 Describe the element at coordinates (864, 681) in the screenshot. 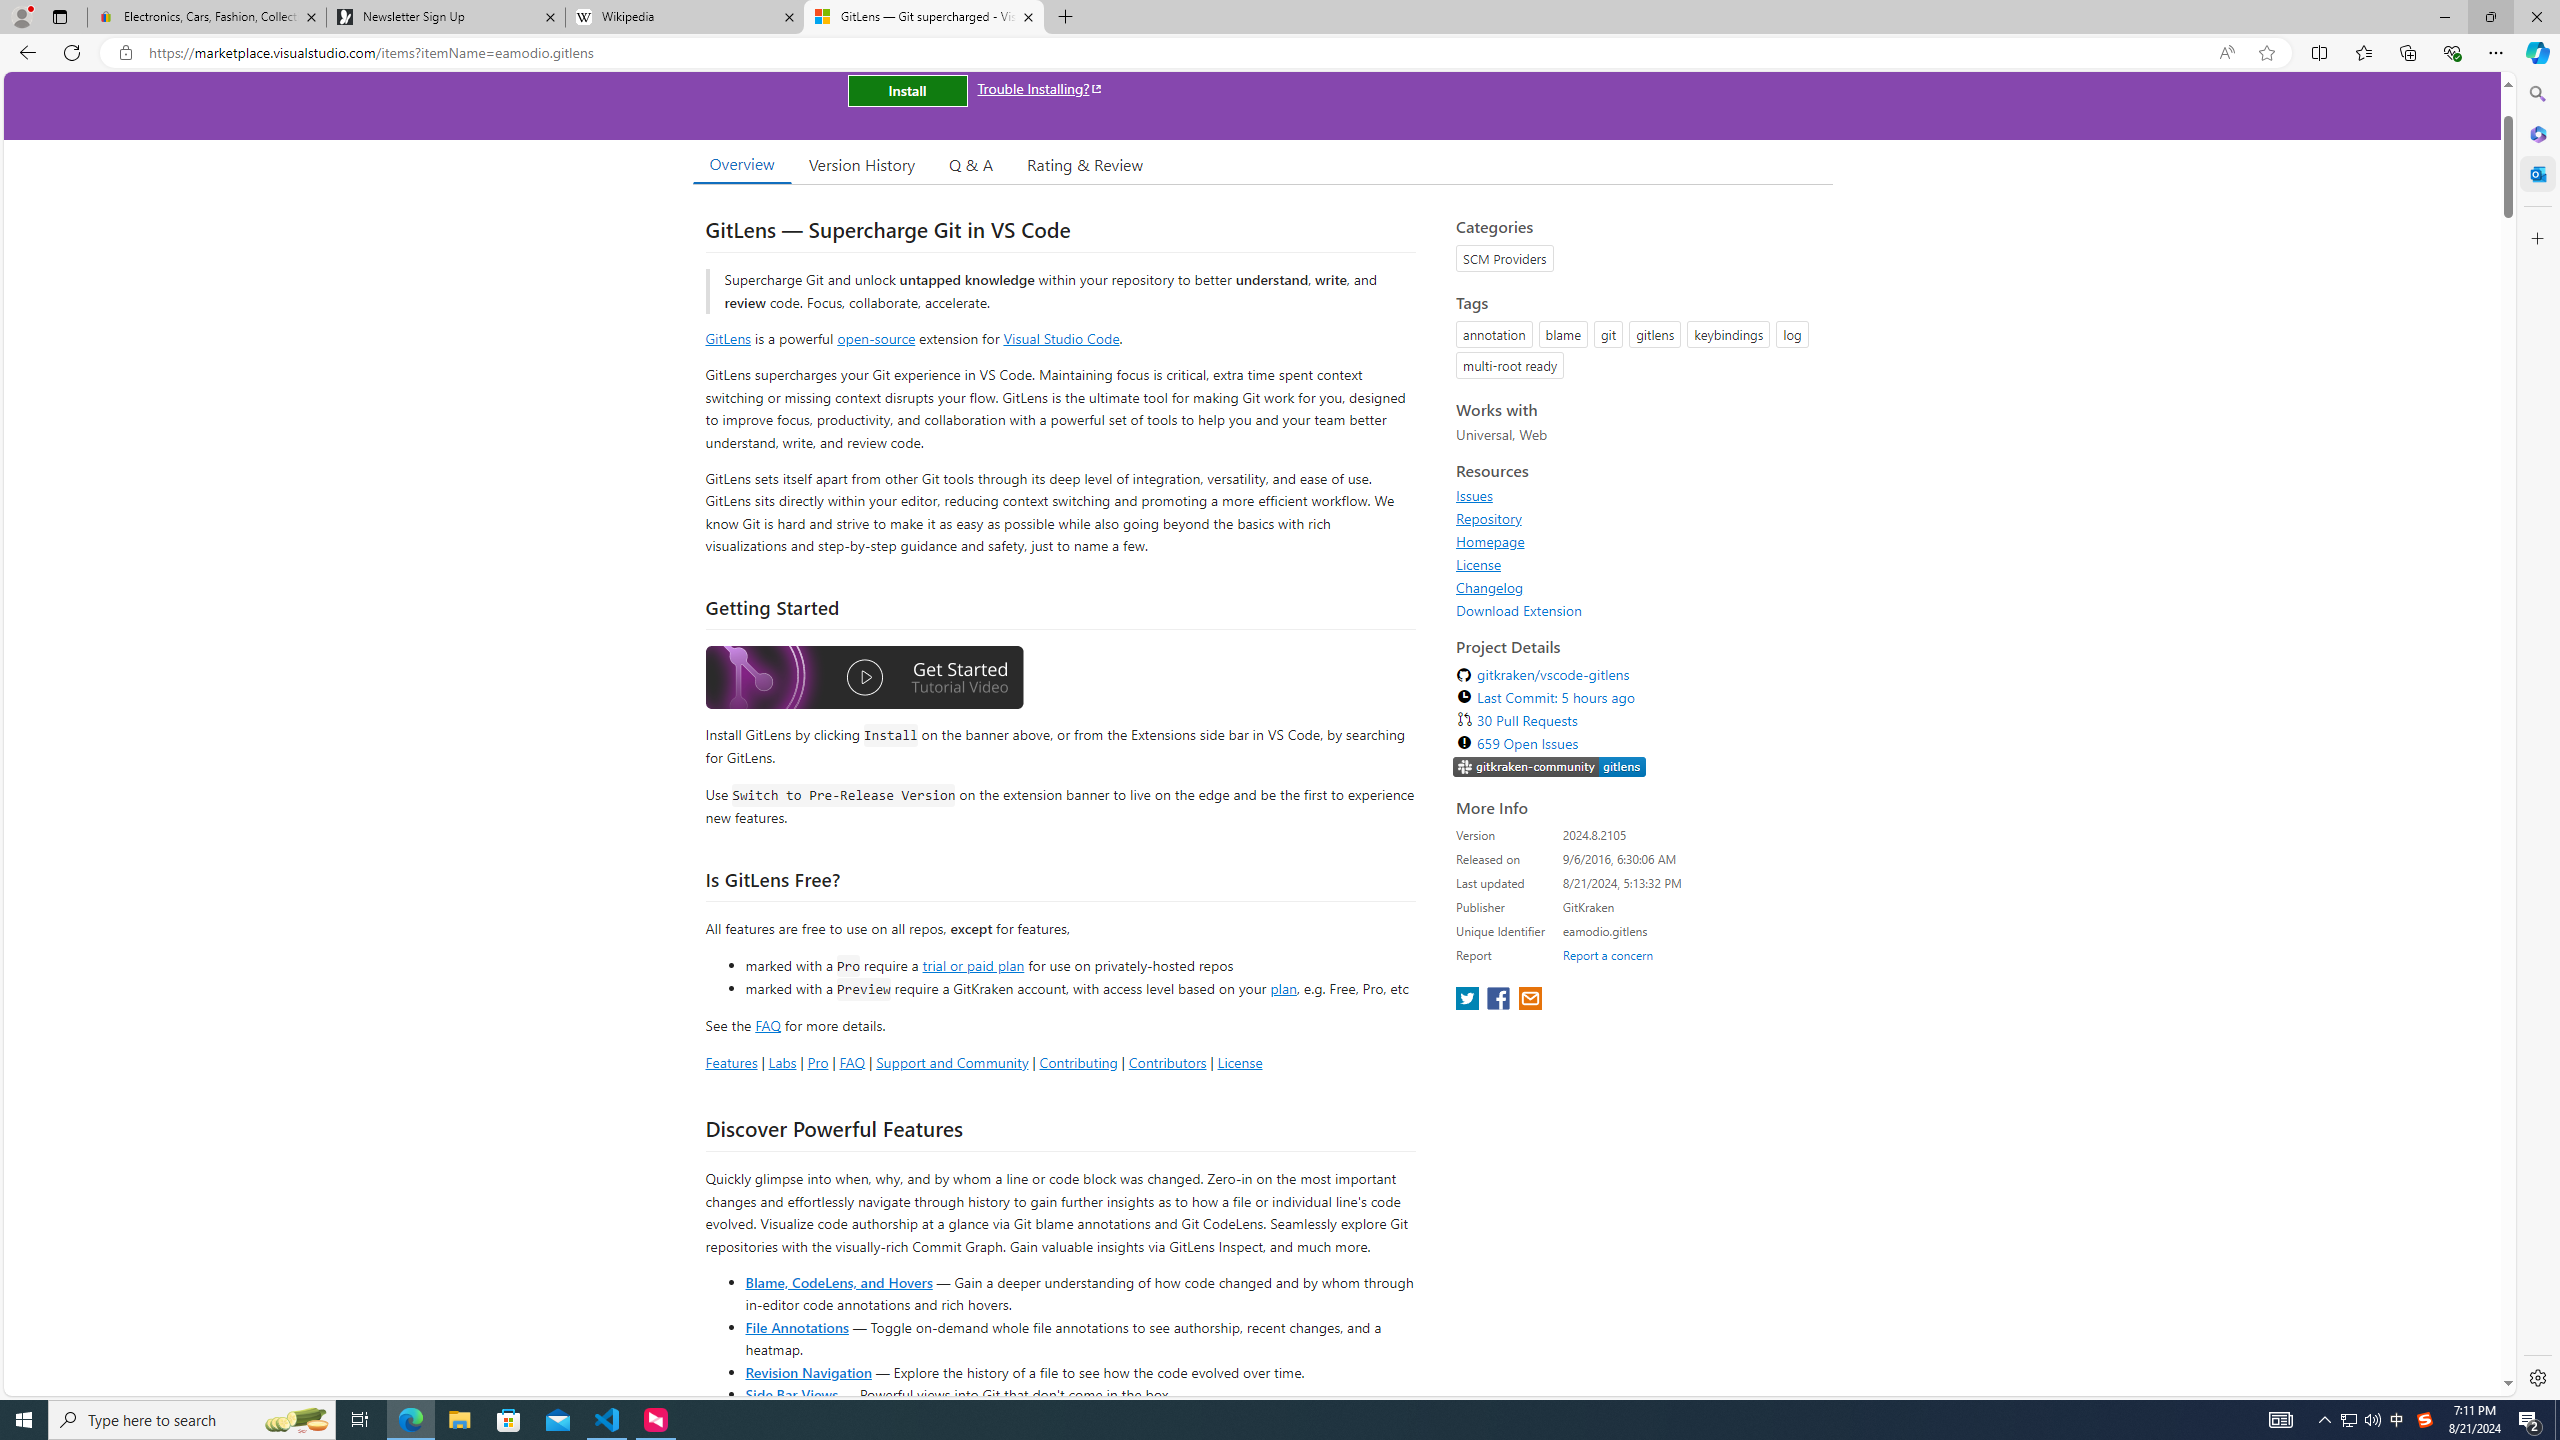

I see `'Watch the GitLens Getting Started video'` at that location.